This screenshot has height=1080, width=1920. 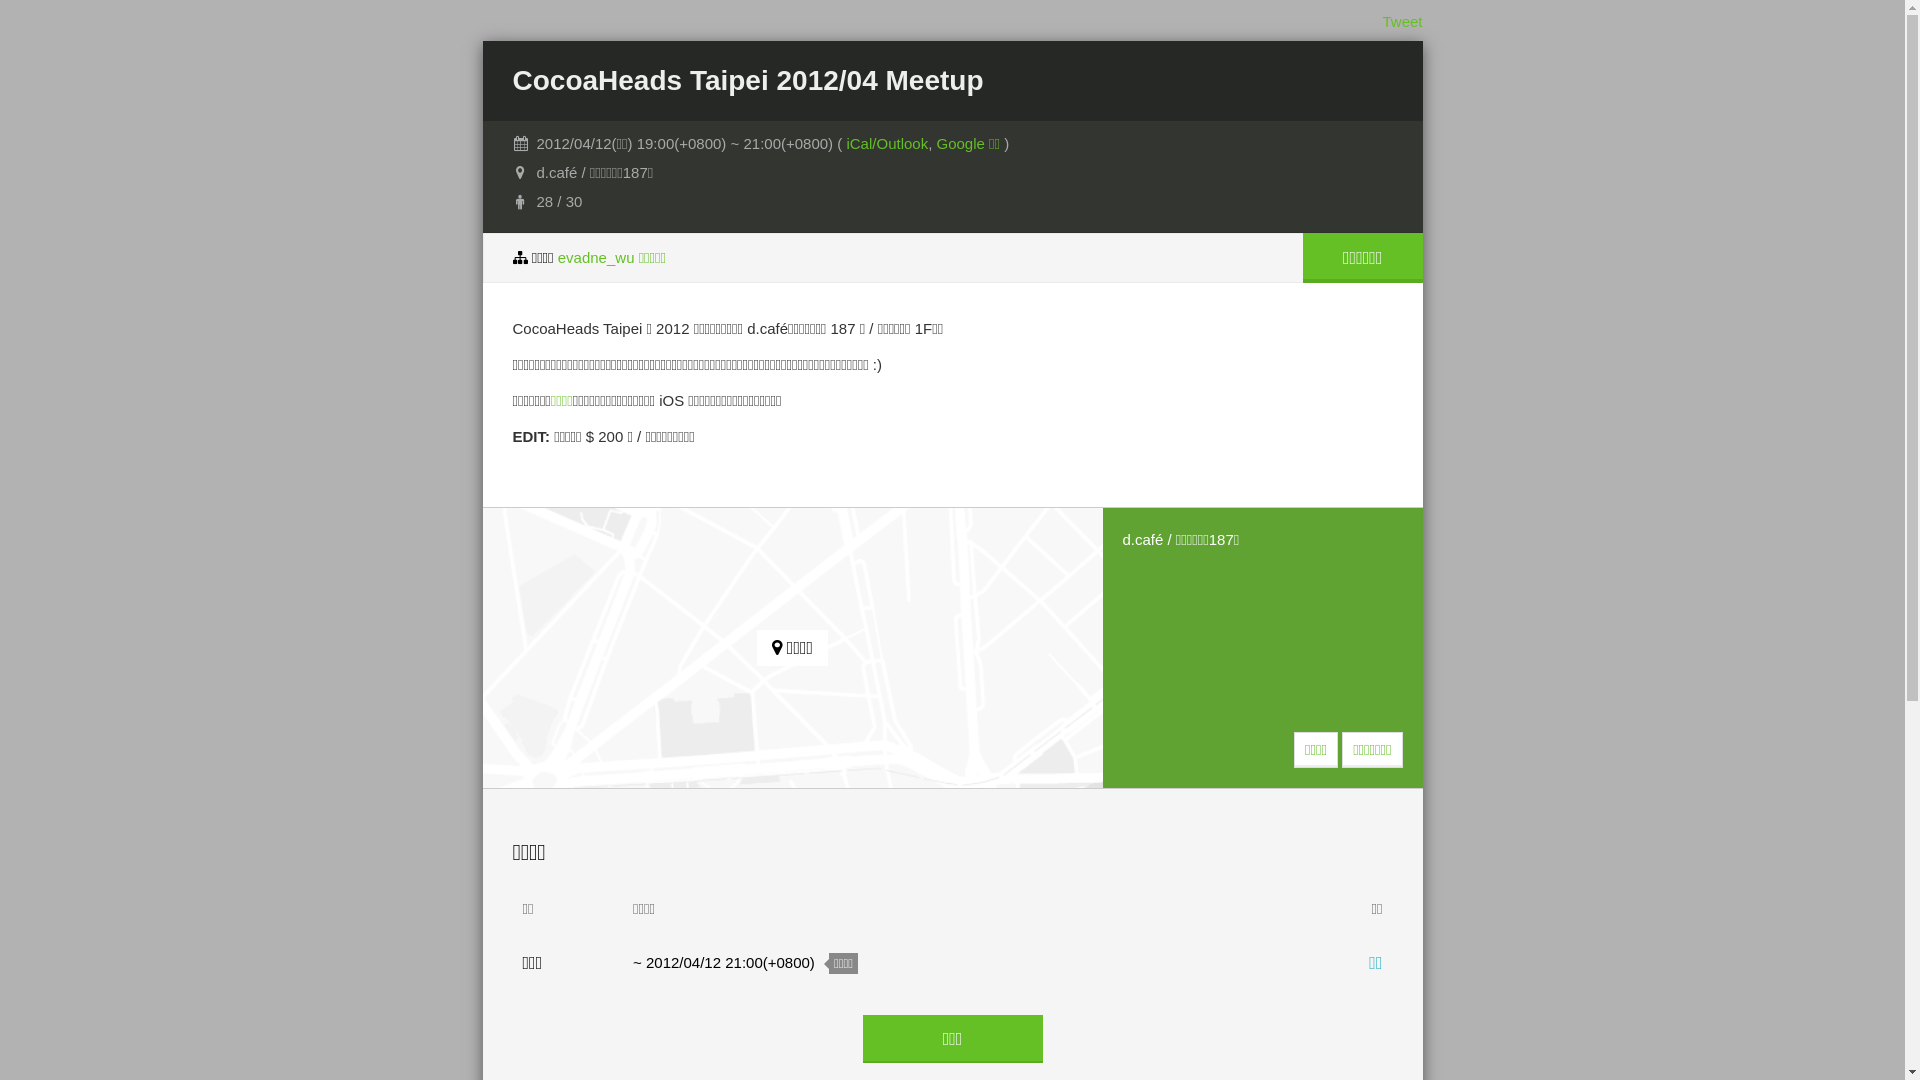 I want to click on 'iCal/Outlook', so click(x=886, y=142).